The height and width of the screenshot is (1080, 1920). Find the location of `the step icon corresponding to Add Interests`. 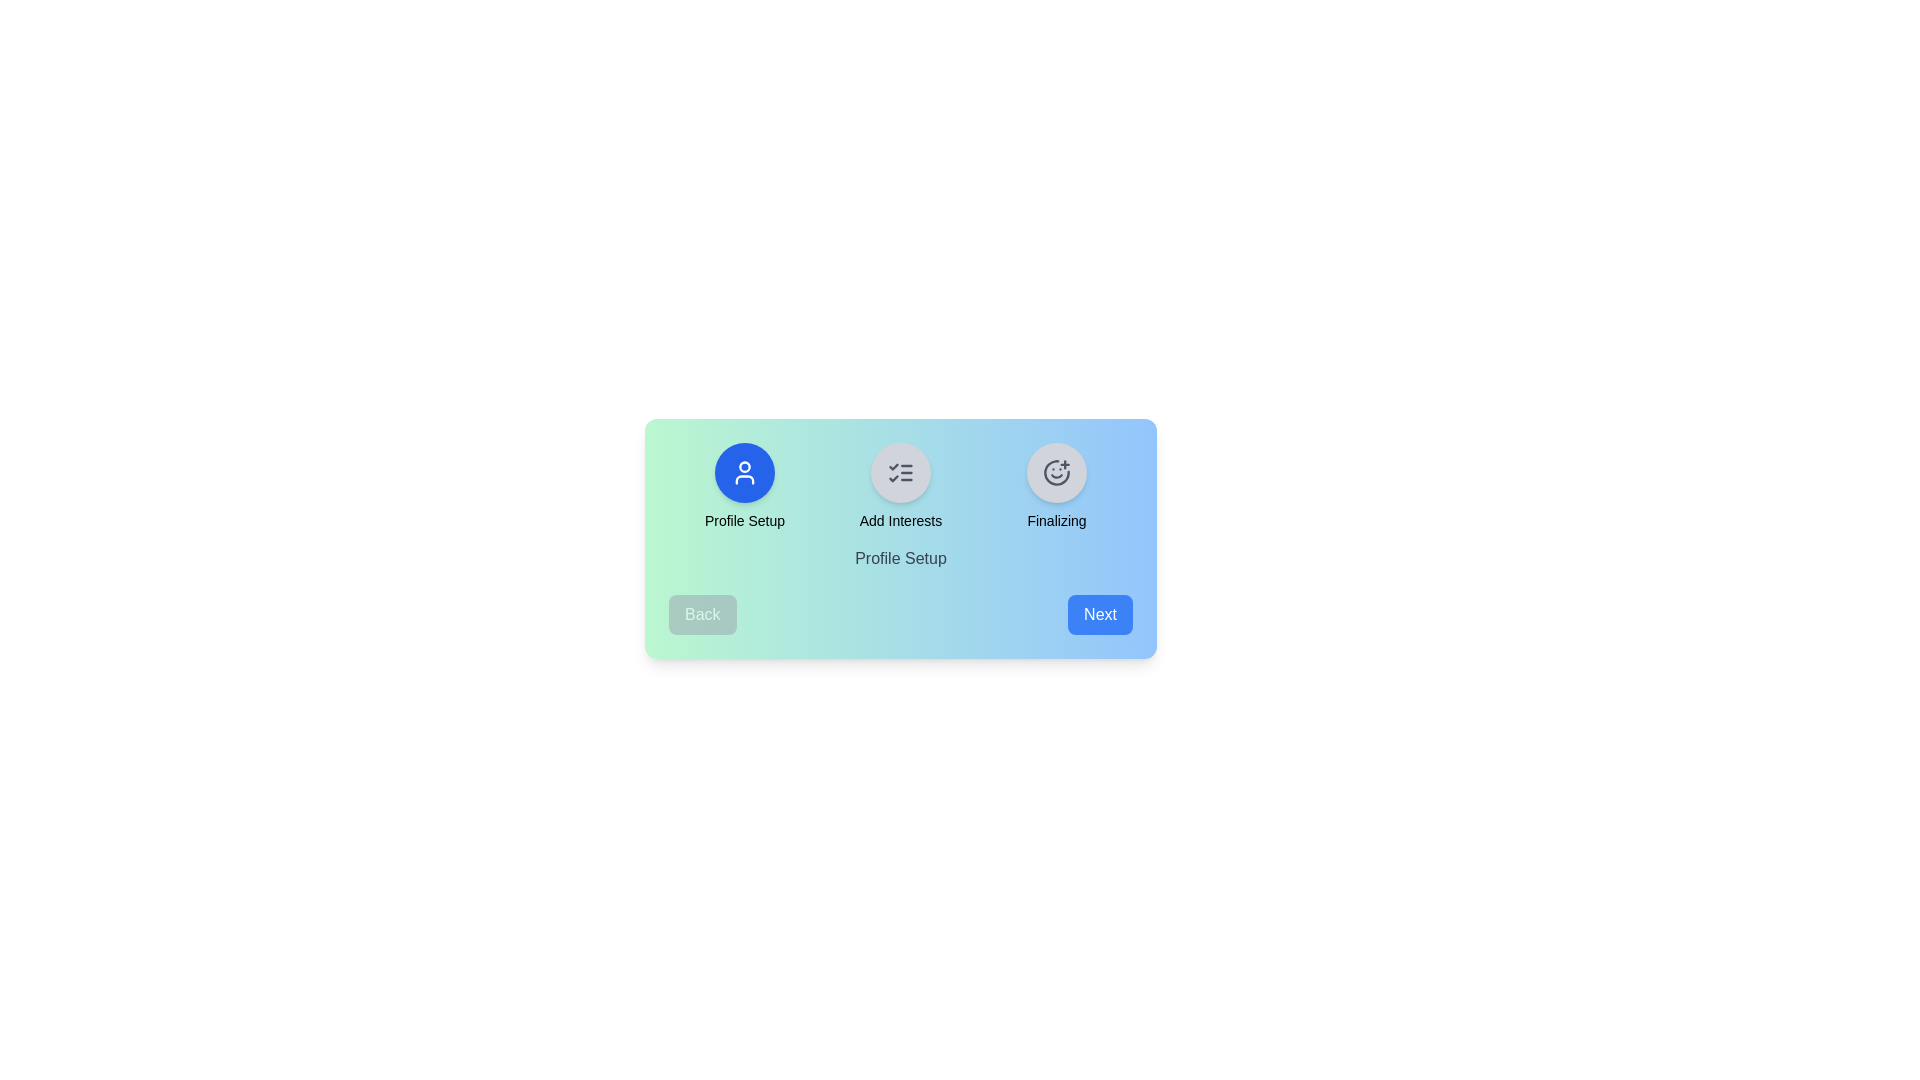

the step icon corresponding to Add Interests is located at coordinates (900, 473).